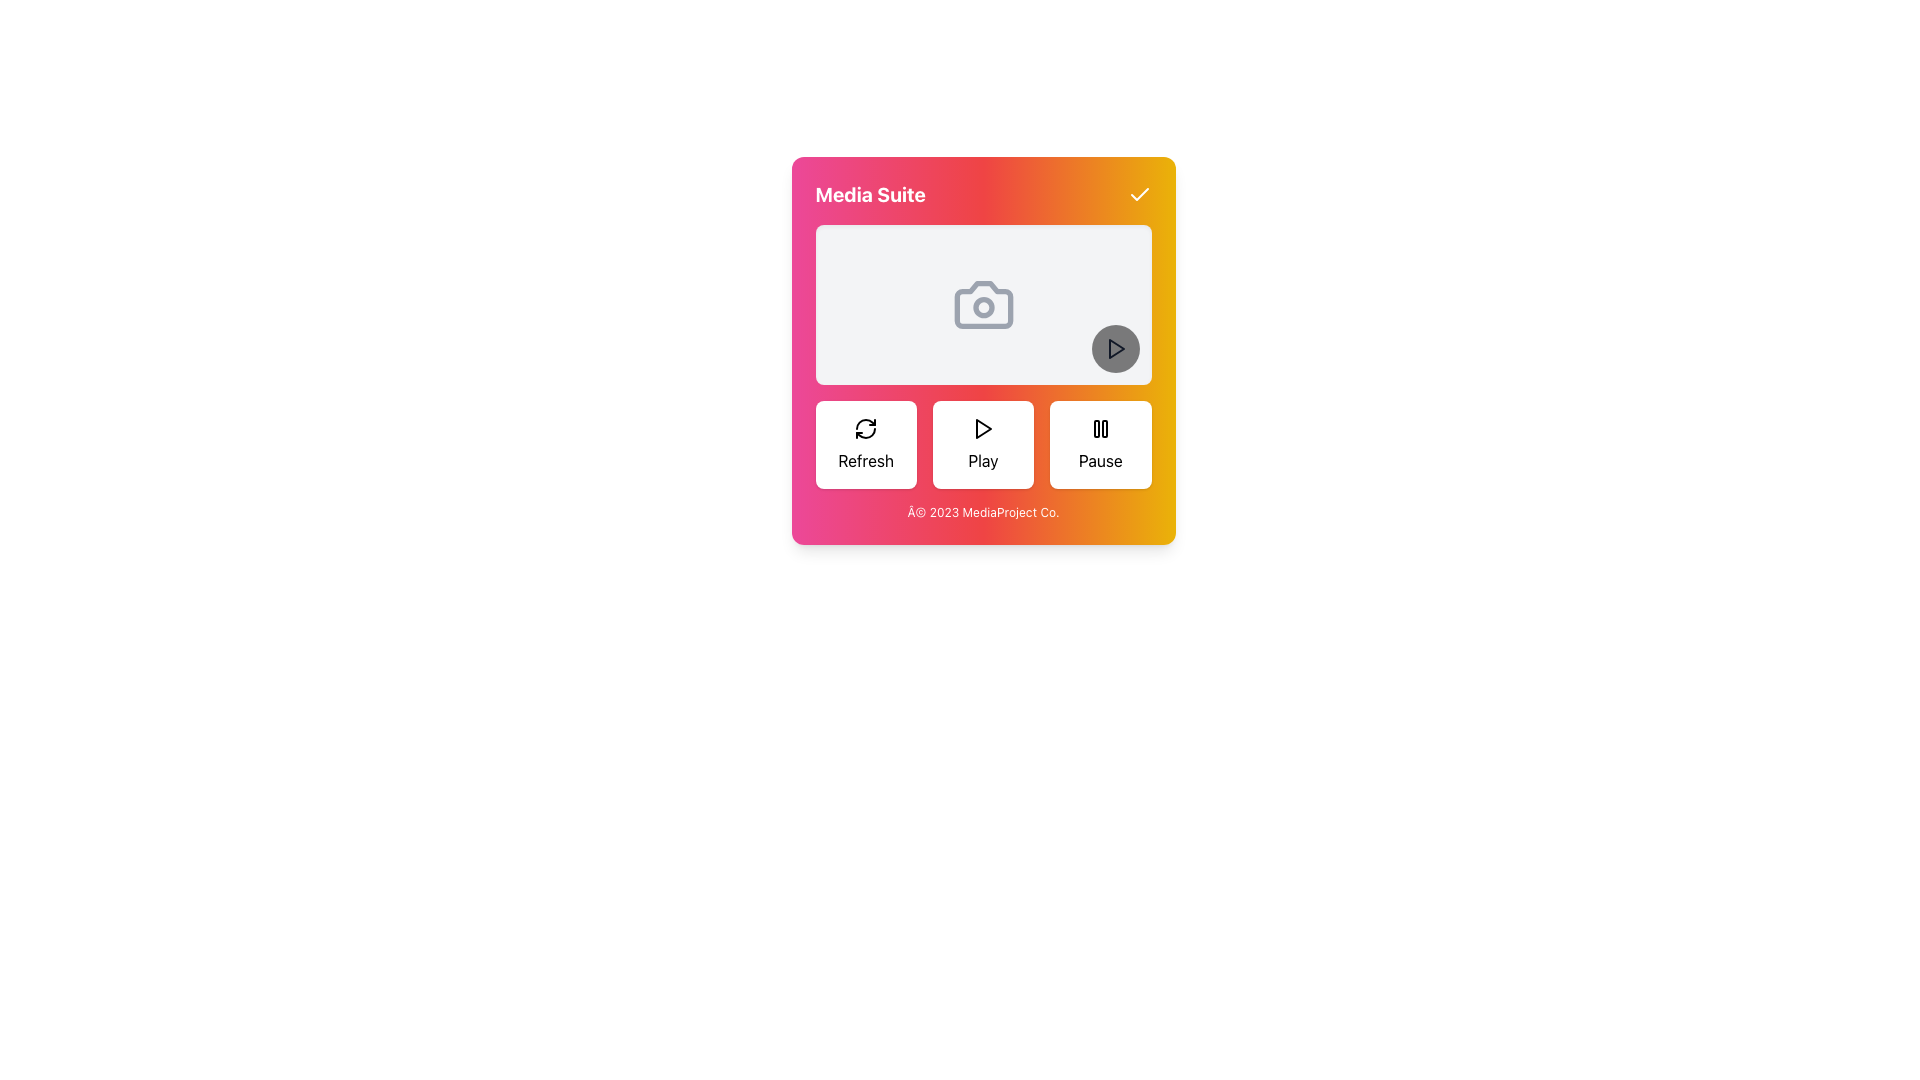 This screenshot has width=1920, height=1080. I want to click on the checkmark icon located in the upper-right corner of the interface, adjacent to the title 'Media Suite', so click(1139, 194).